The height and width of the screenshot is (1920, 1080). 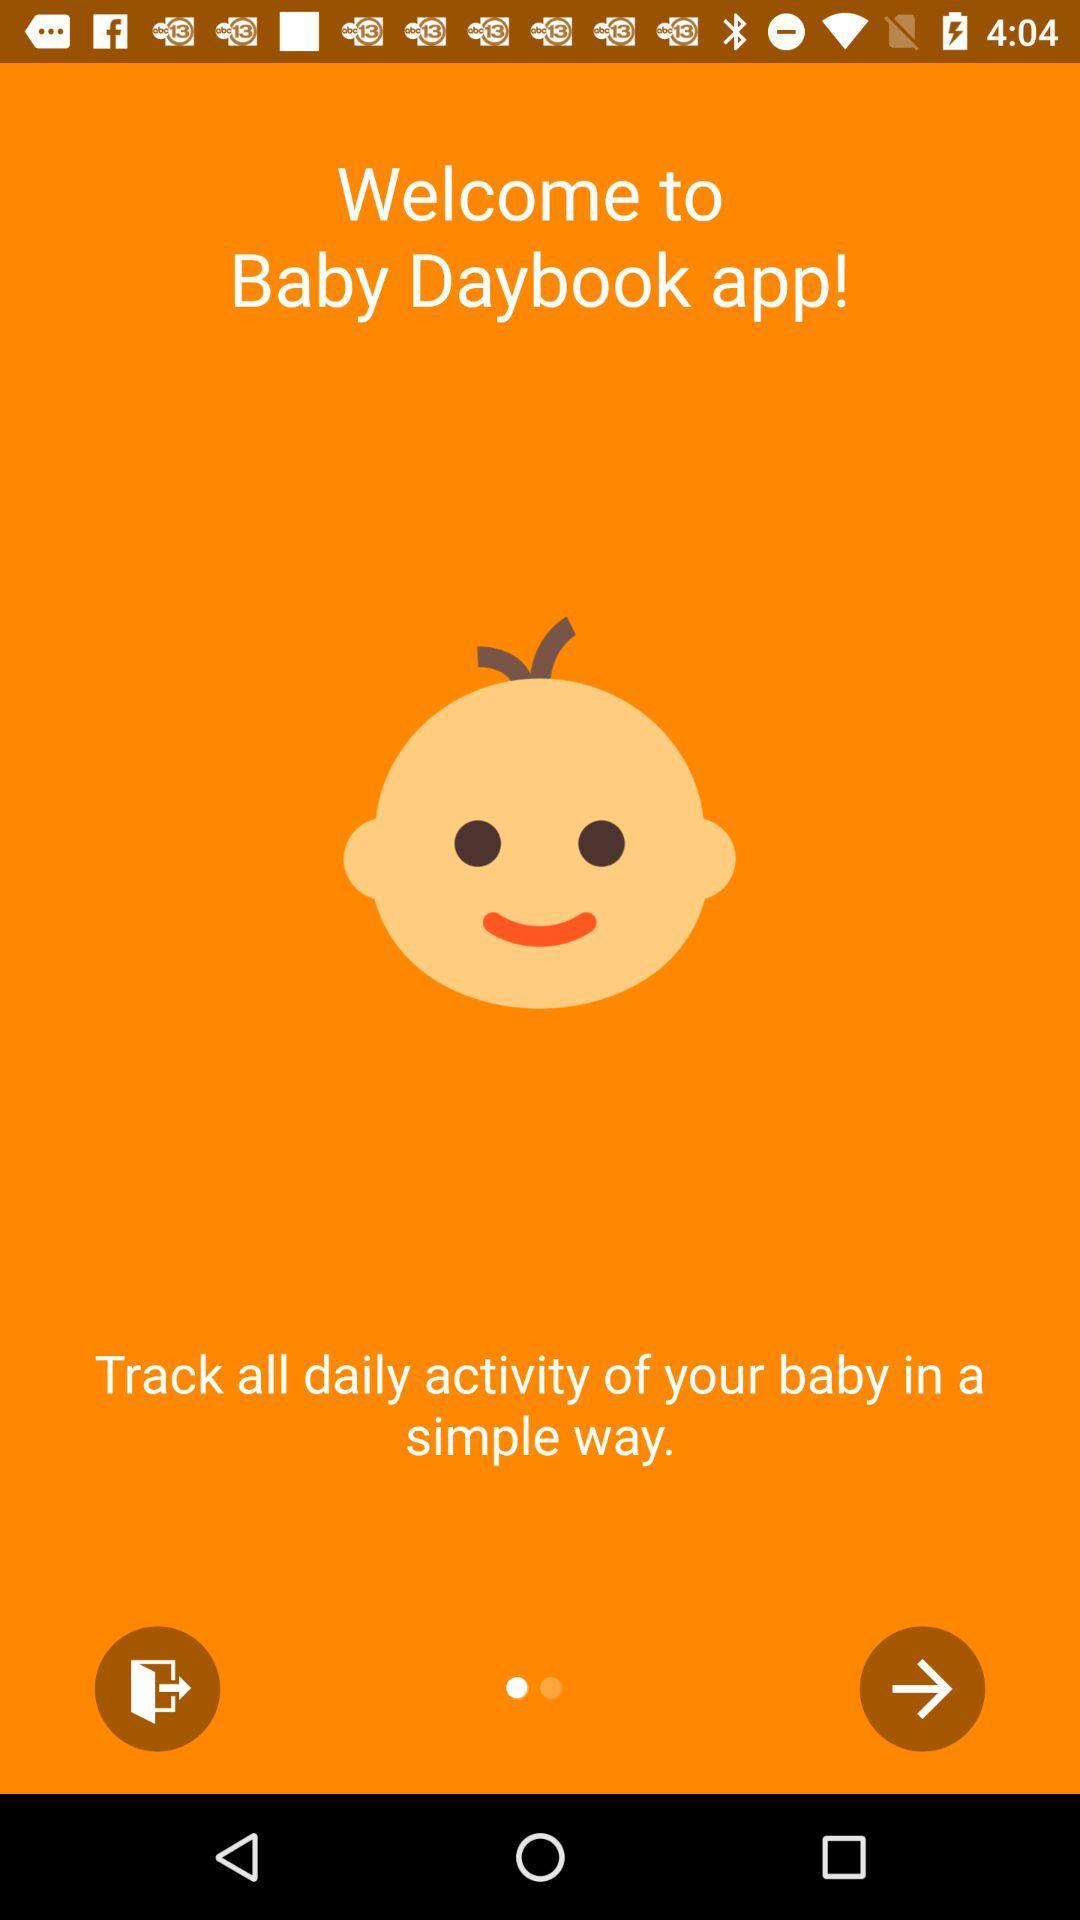 I want to click on the arrow_forward icon, so click(x=922, y=1688).